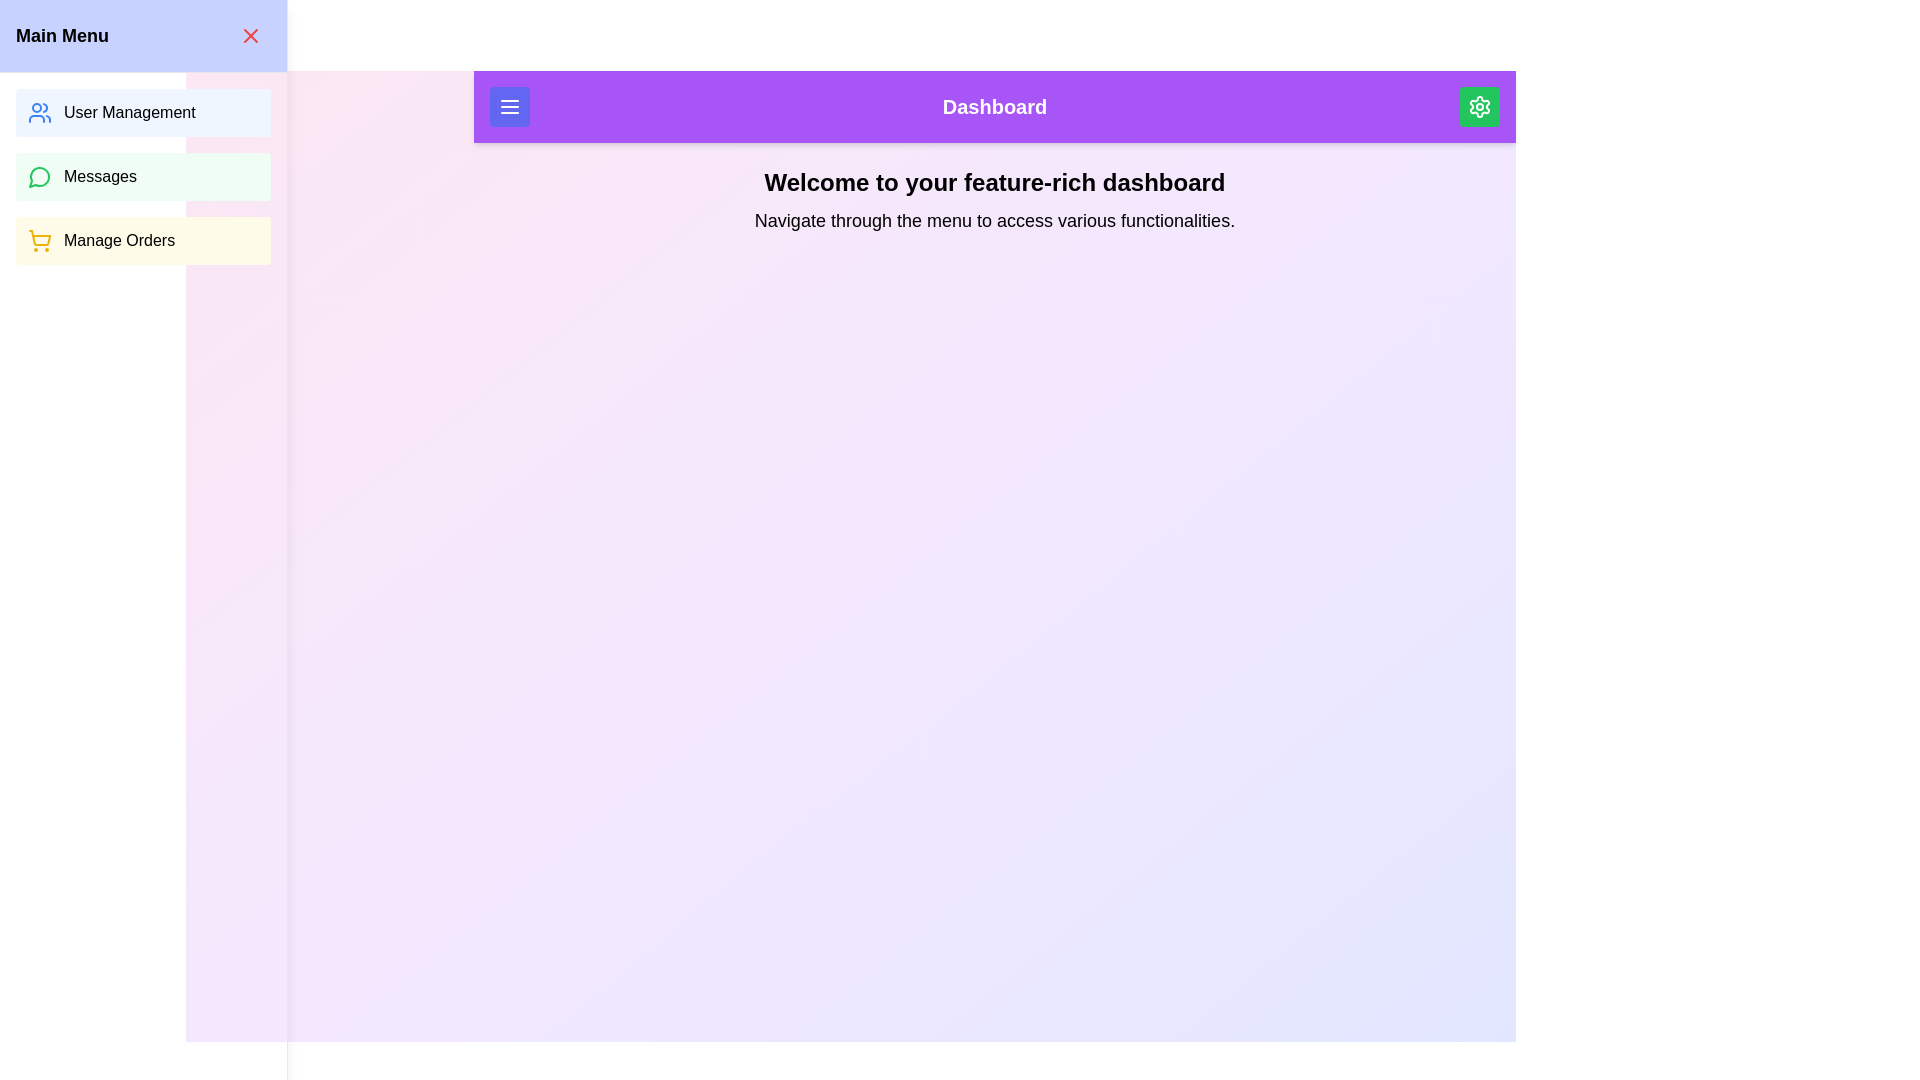 Image resolution: width=1920 pixels, height=1080 pixels. Describe the element at coordinates (142, 112) in the screenshot. I see `the 'User Management' button, which has a light blue background and a user icon on the left` at that location.